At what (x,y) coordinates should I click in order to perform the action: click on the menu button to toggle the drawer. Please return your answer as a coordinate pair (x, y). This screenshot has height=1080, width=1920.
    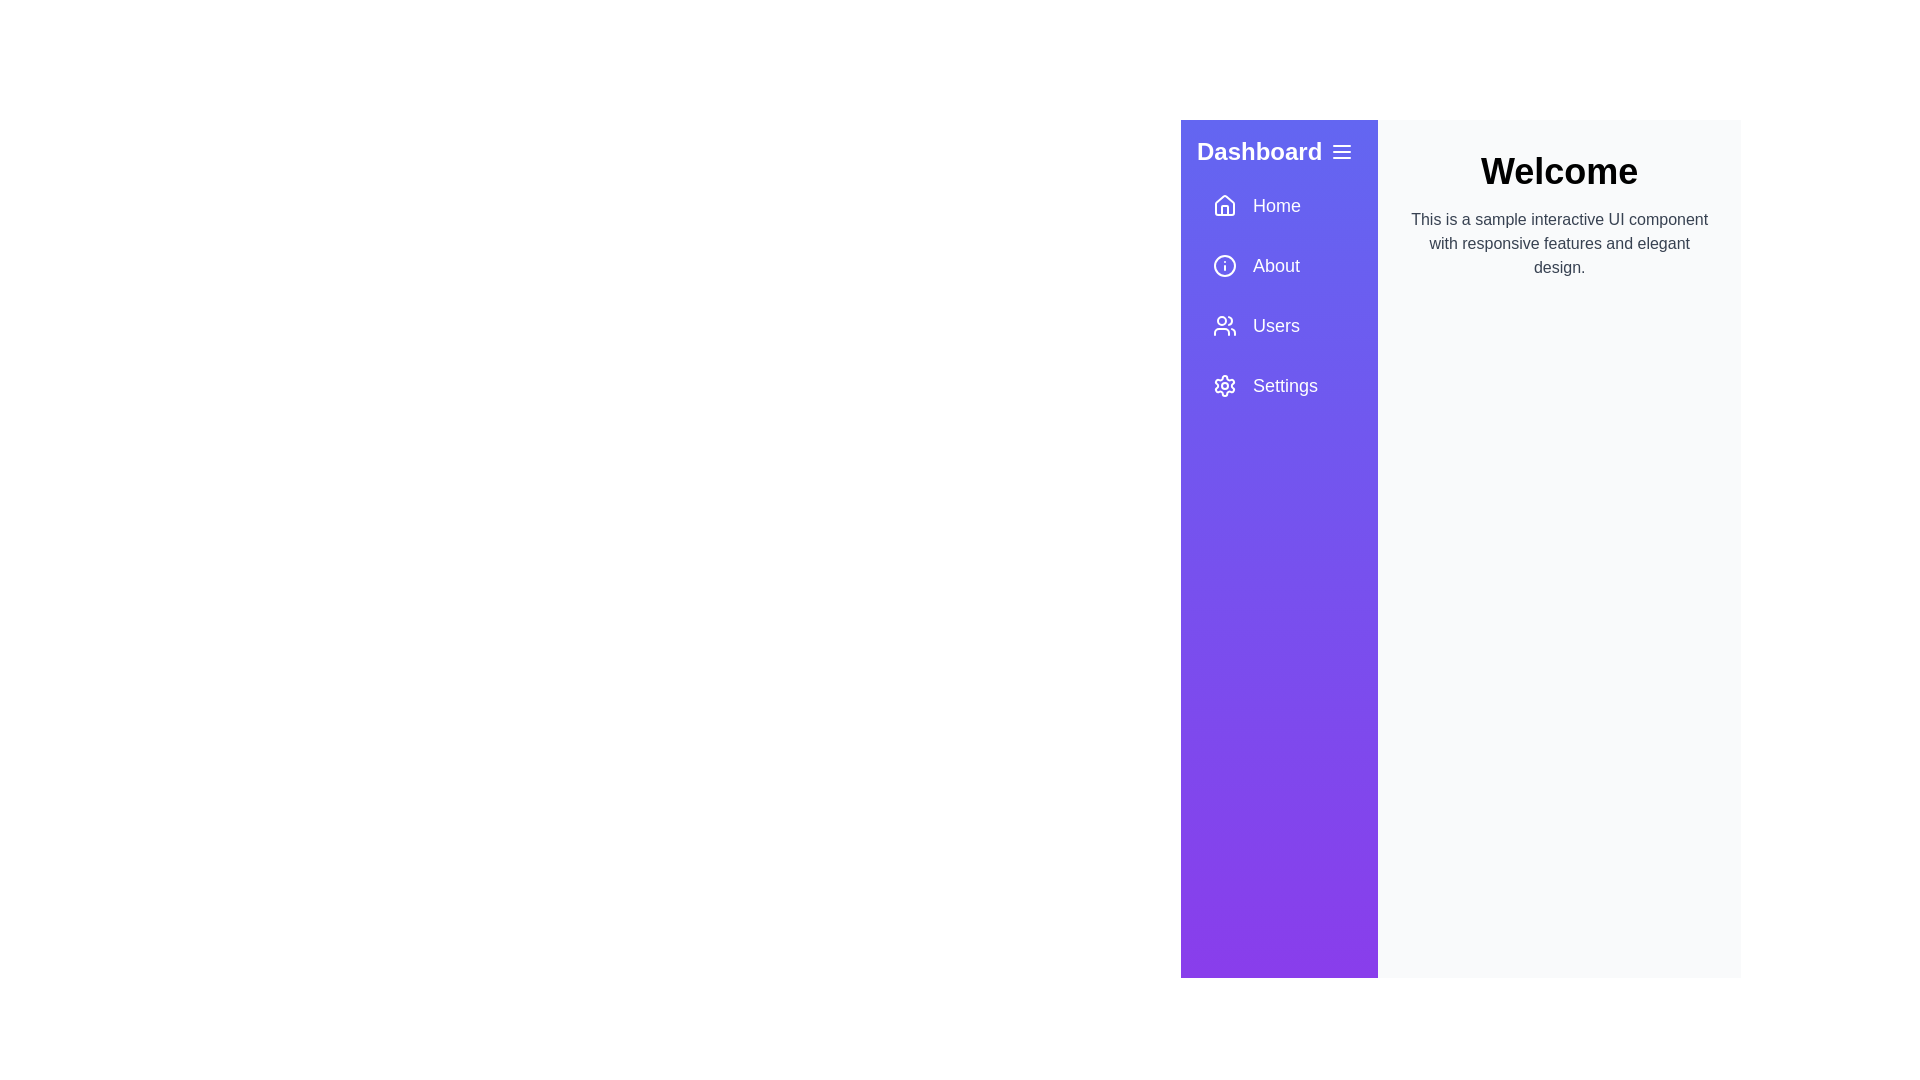
    Looking at the image, I should click on (1342, 150).